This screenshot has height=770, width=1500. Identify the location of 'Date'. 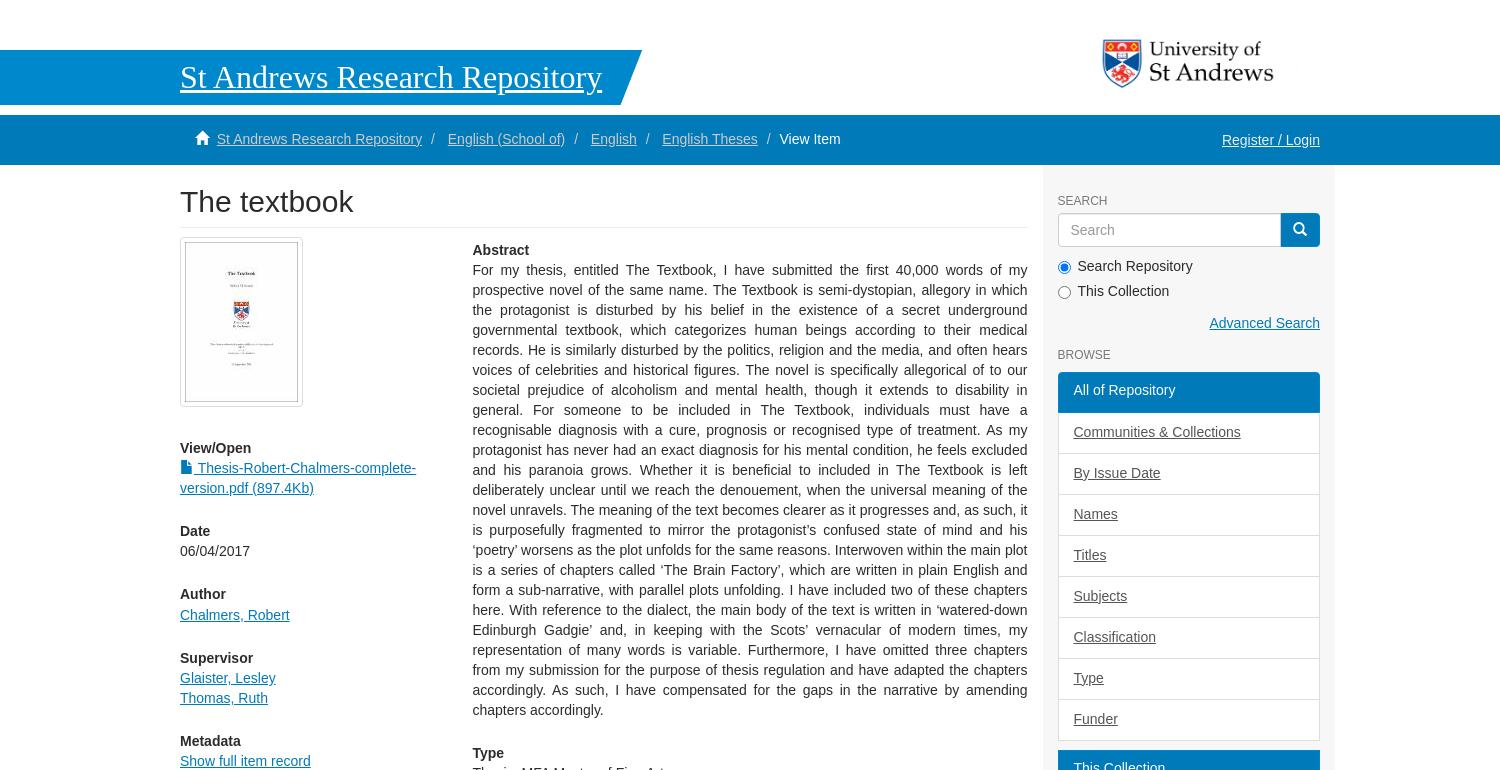
(194, 528).